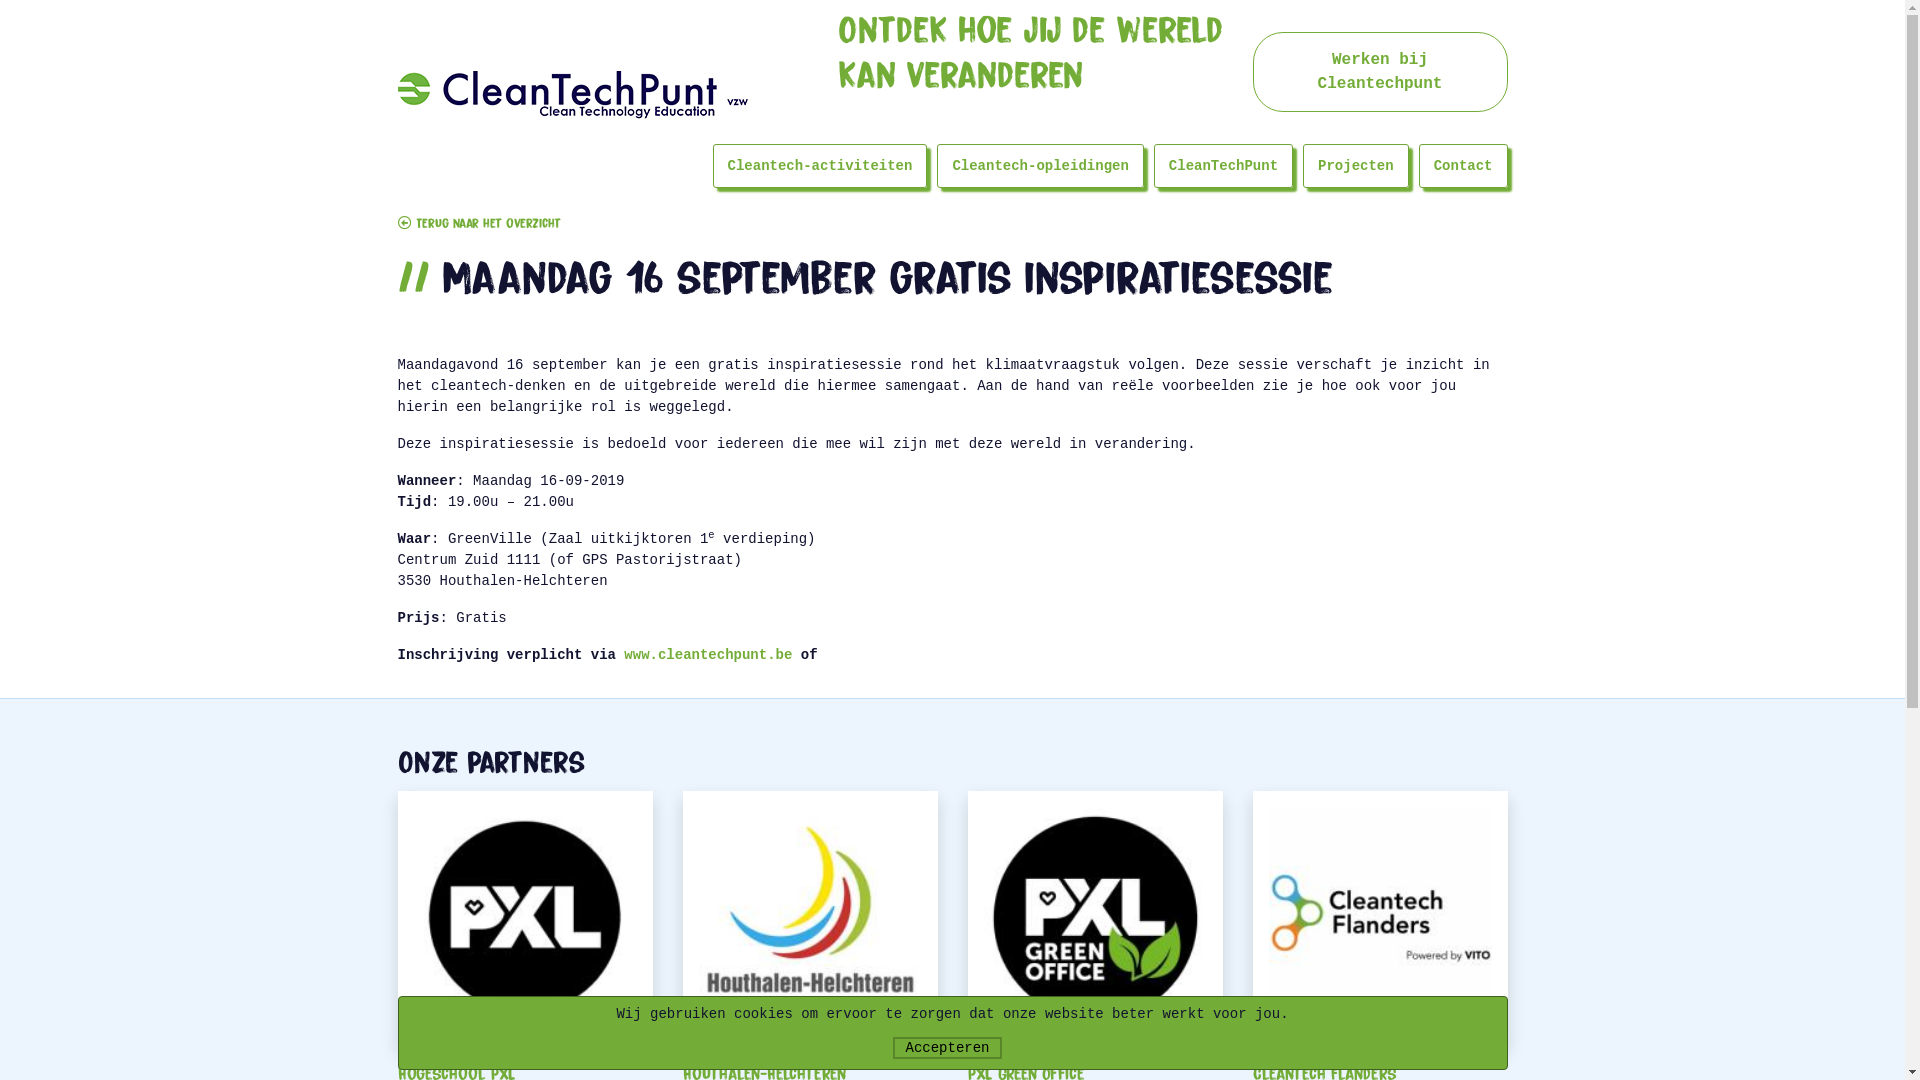  I want to click on 'Overslaan en naar de inhoud gaan', so click(0, 0).